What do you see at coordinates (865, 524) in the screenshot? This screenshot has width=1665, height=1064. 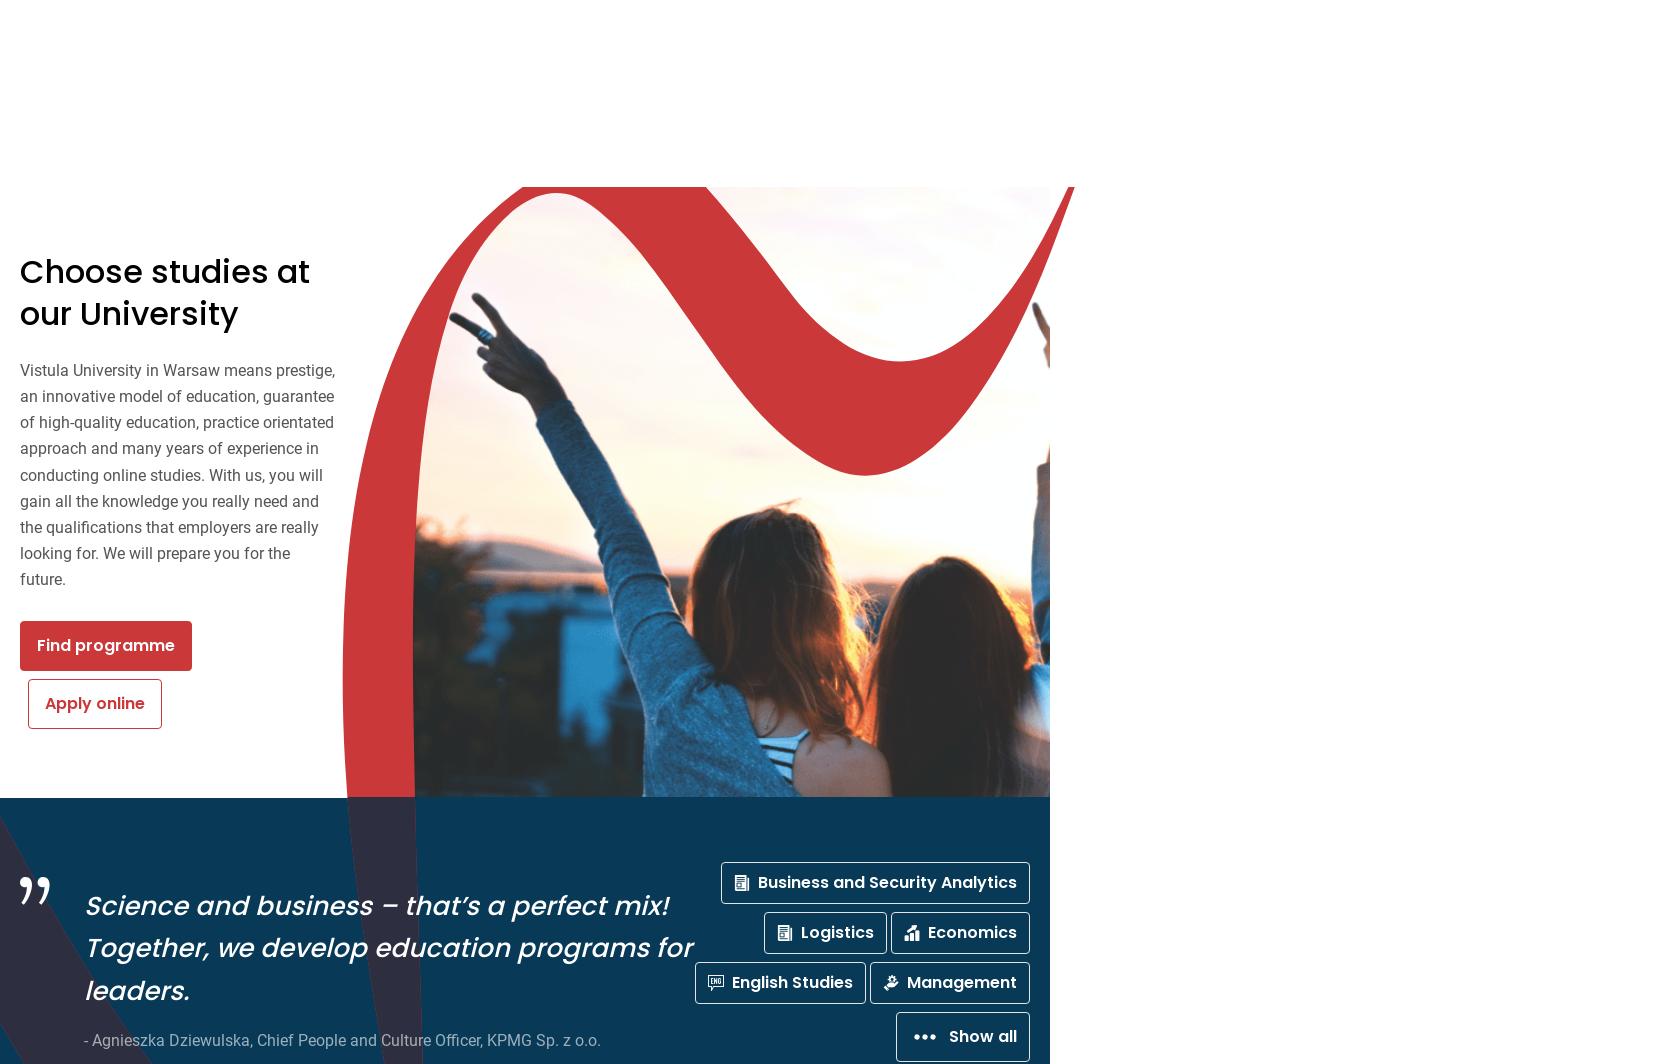 I see `'Show all'` at bounding box center [865, 524].